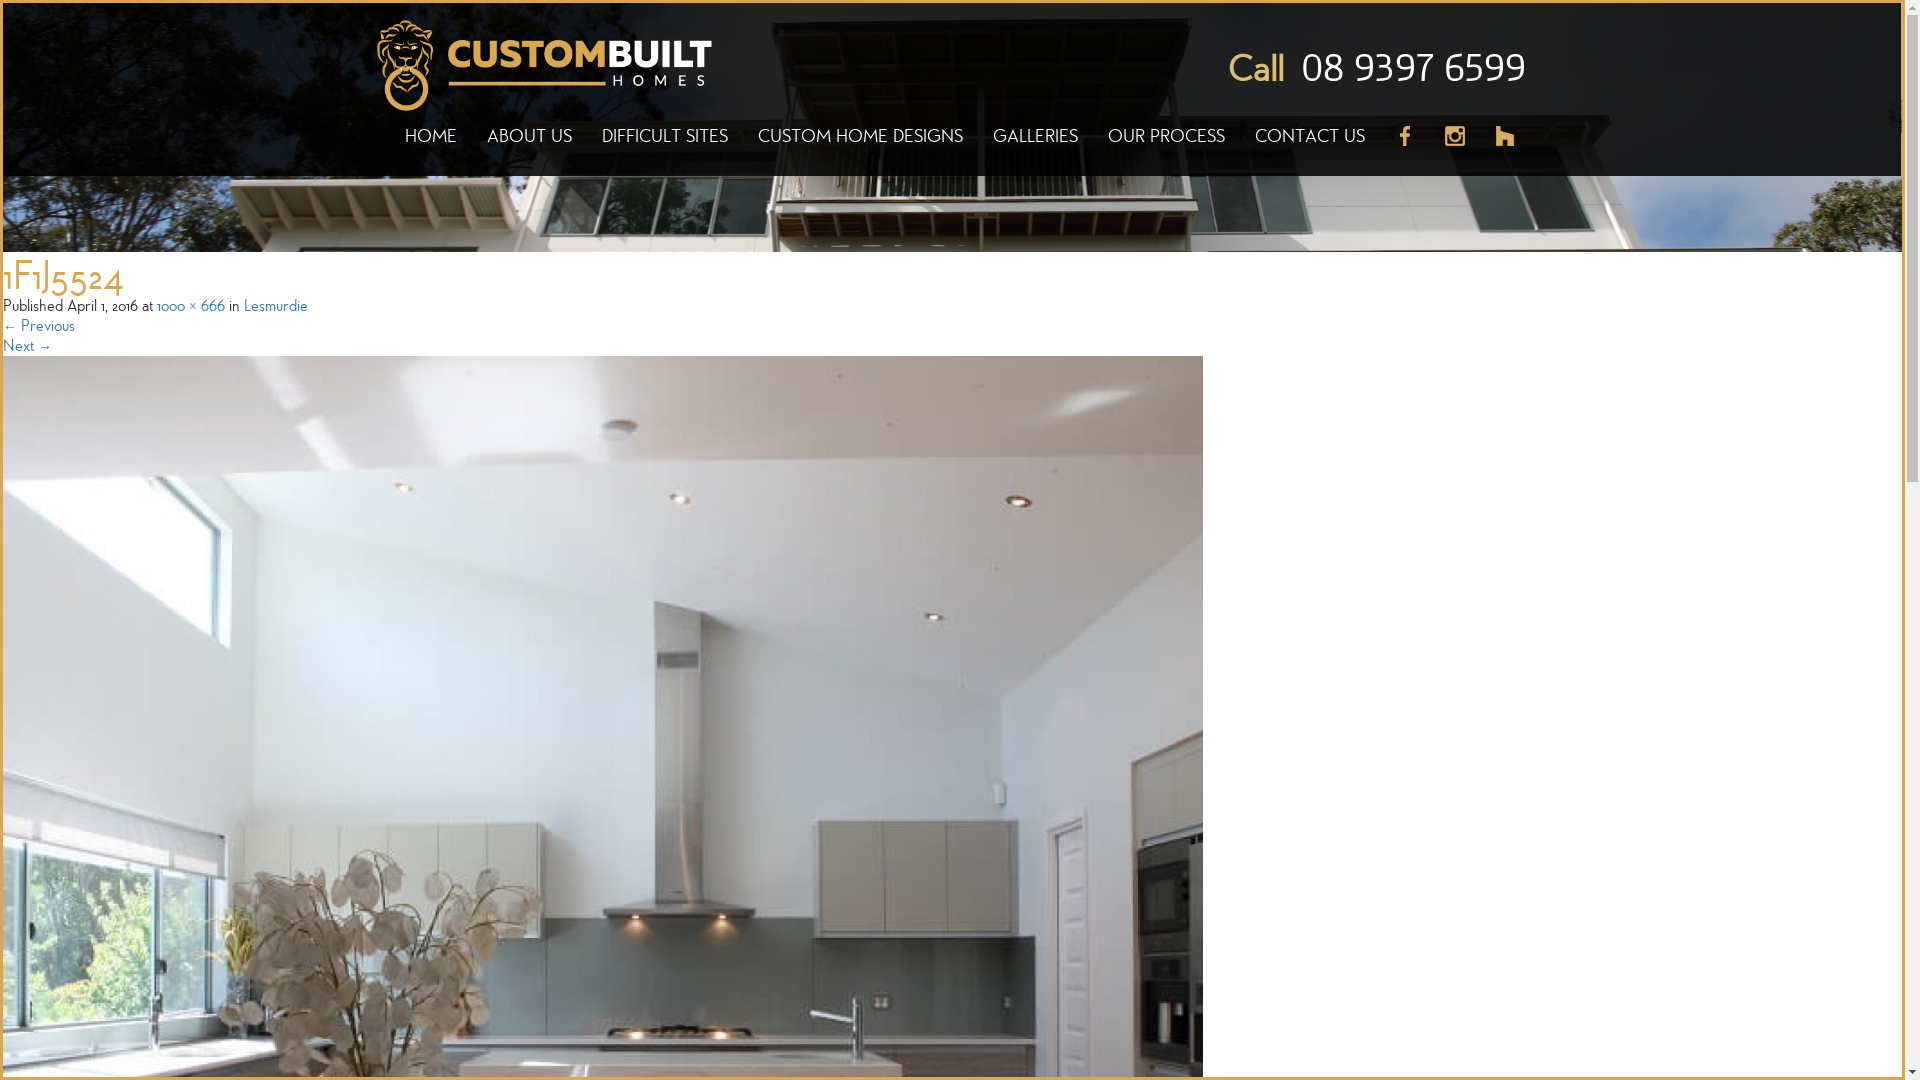 The image size is (1920, 1080). I want to click on 'DIFFICULT SITES', so click(665, 146).